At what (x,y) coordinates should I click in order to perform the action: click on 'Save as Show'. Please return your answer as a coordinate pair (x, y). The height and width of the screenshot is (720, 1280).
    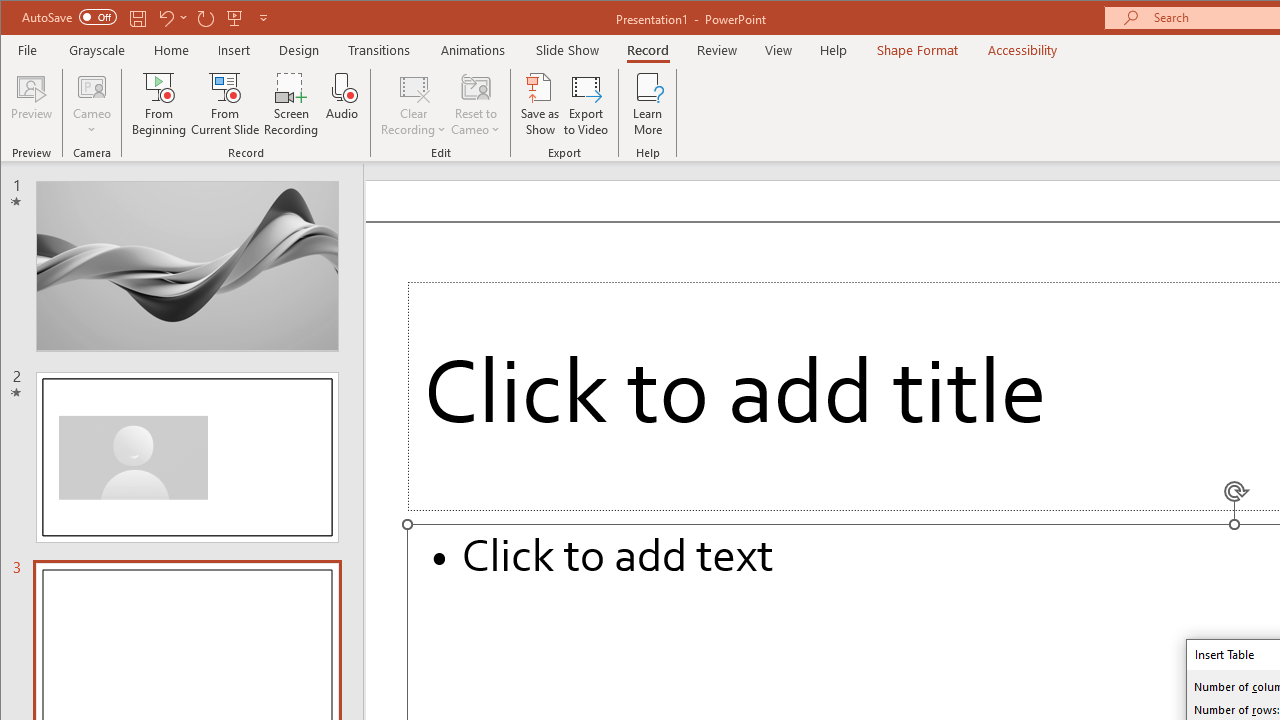
    Looking at the image, I should click on (540, 104).